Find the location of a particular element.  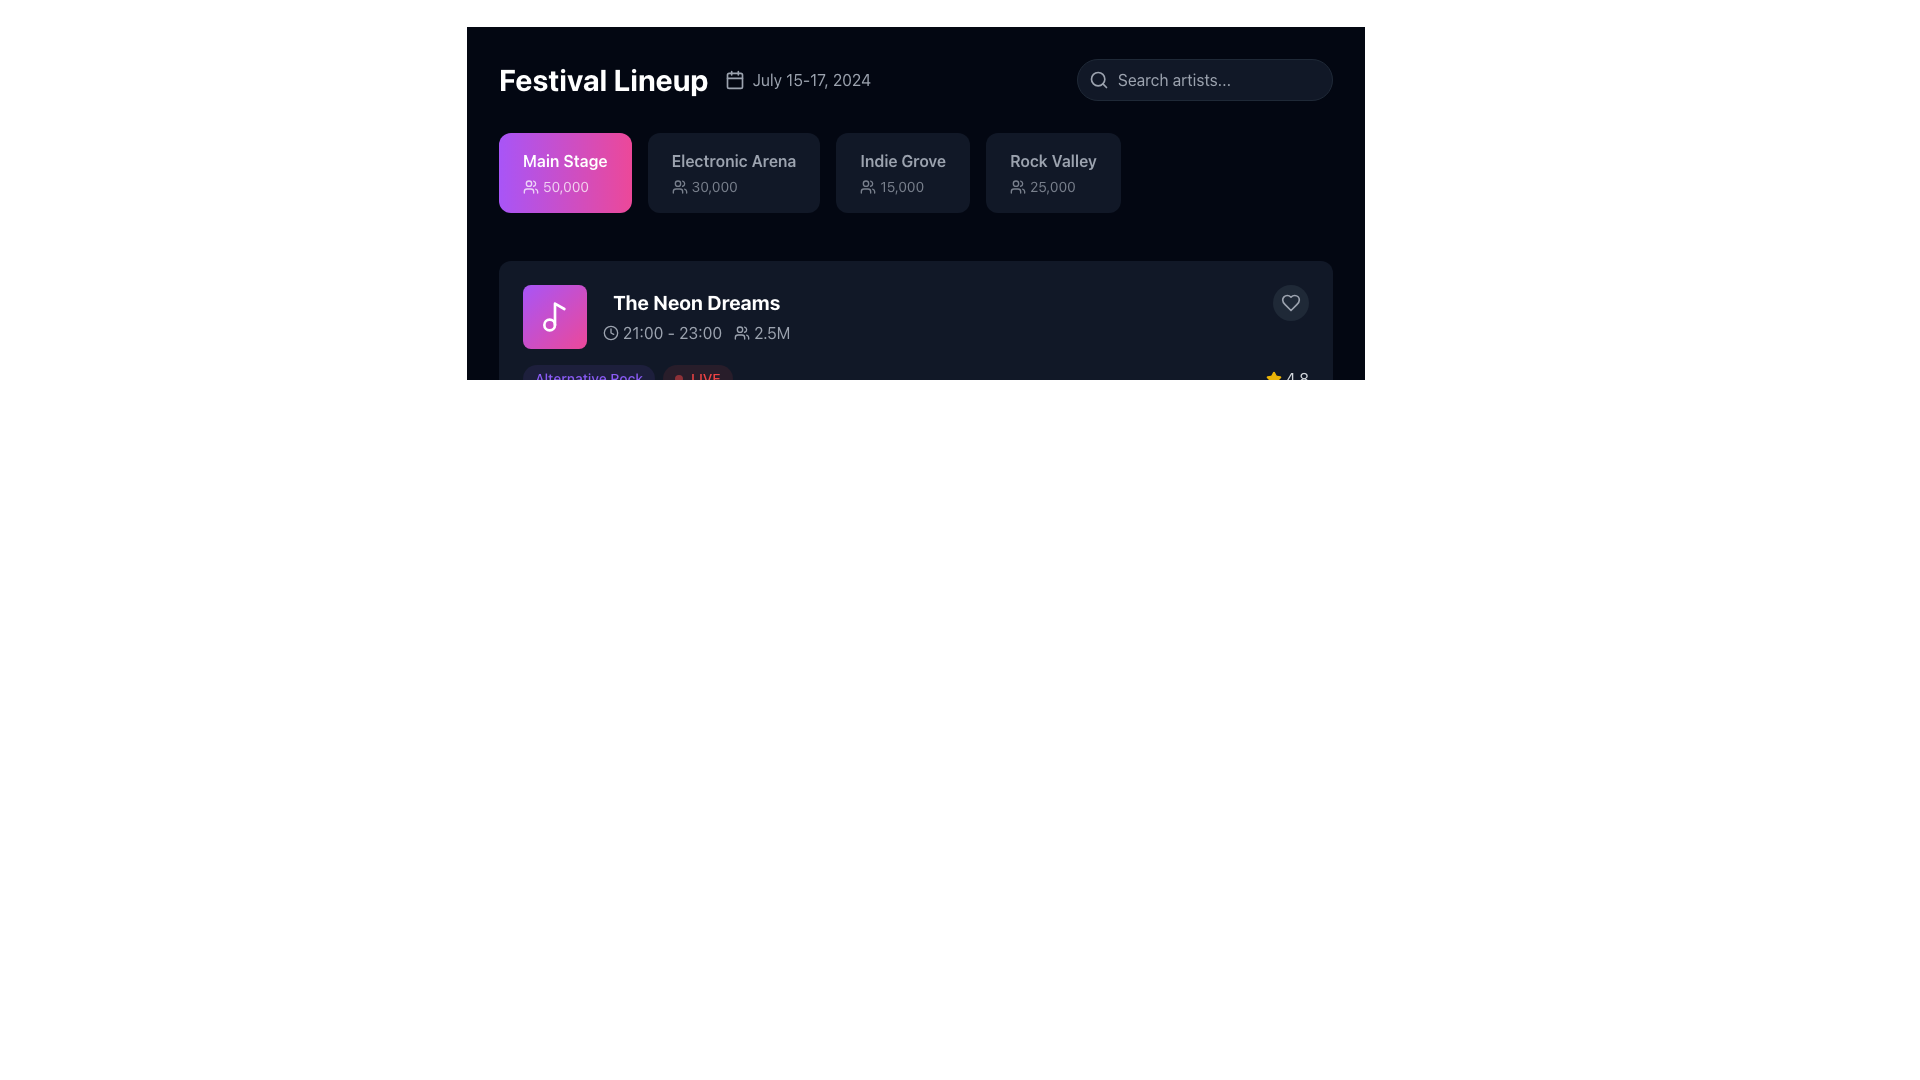

circular SVG element with a simple border that is part of a music note icon using developer tools is located at coordinates (549, 504).